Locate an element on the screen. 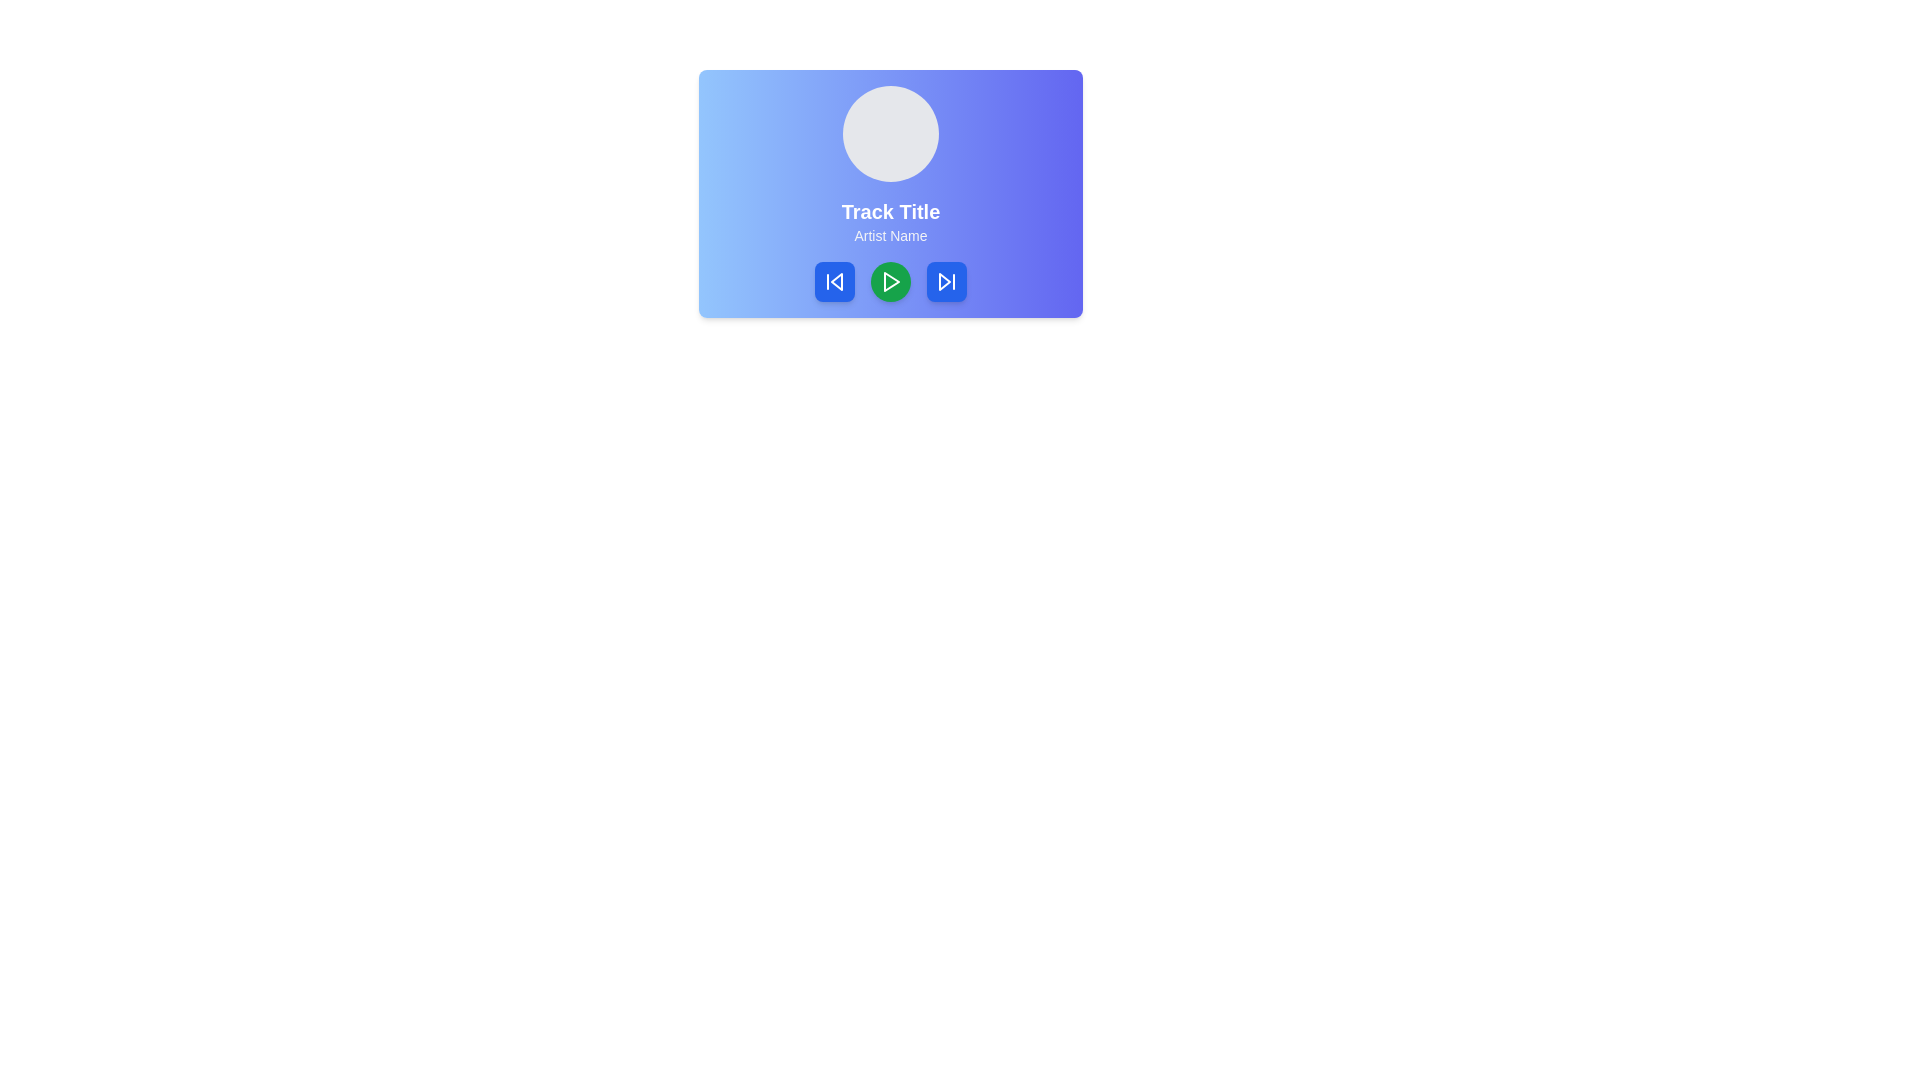 The image size is (1920, 1080). the 'Track Title' text label element, which is bold, large, and white-colored, located in the center of a card layout with a gradient blue background, positioned below a circular placeholder and above the 'Artist Name' text is located at coordinates (890, 212).